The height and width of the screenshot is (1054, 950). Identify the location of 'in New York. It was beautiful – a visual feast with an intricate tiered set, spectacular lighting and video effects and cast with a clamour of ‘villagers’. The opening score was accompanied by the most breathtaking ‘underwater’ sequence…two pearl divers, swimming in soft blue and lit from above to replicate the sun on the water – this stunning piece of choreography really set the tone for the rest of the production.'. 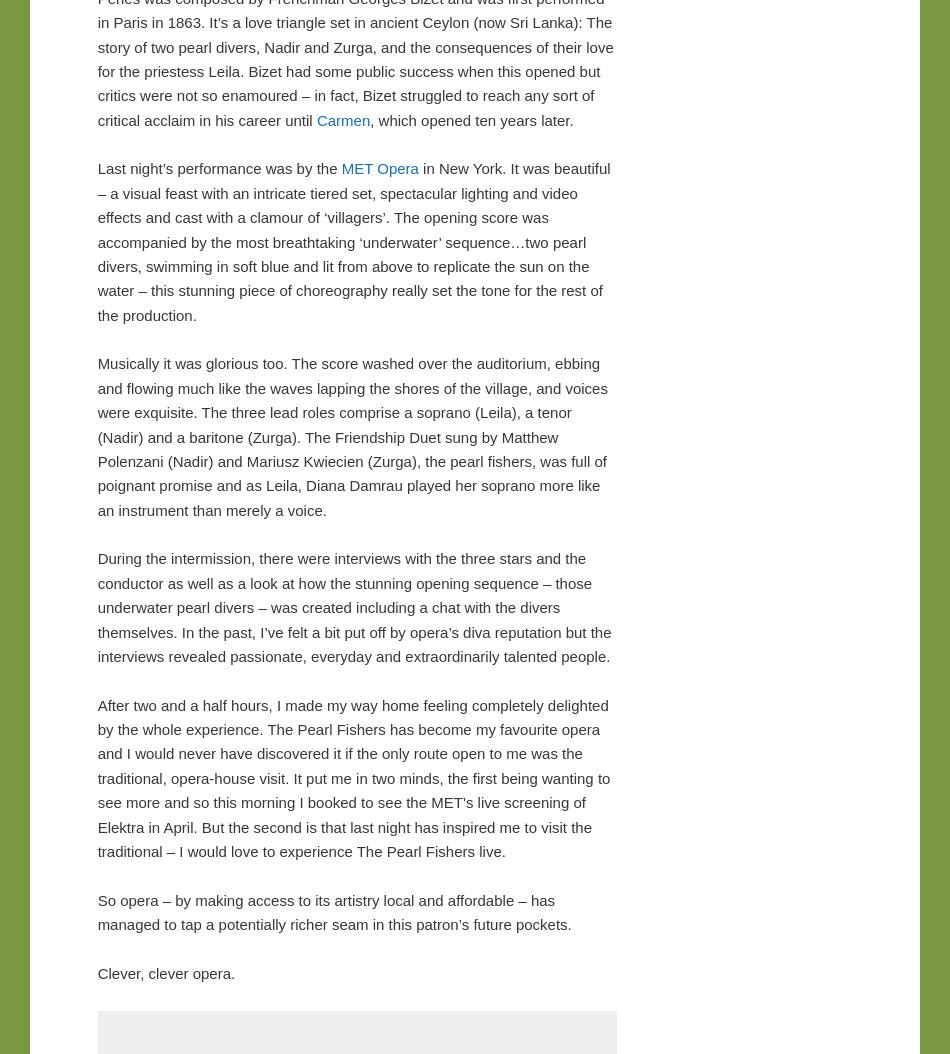
(96, 241).